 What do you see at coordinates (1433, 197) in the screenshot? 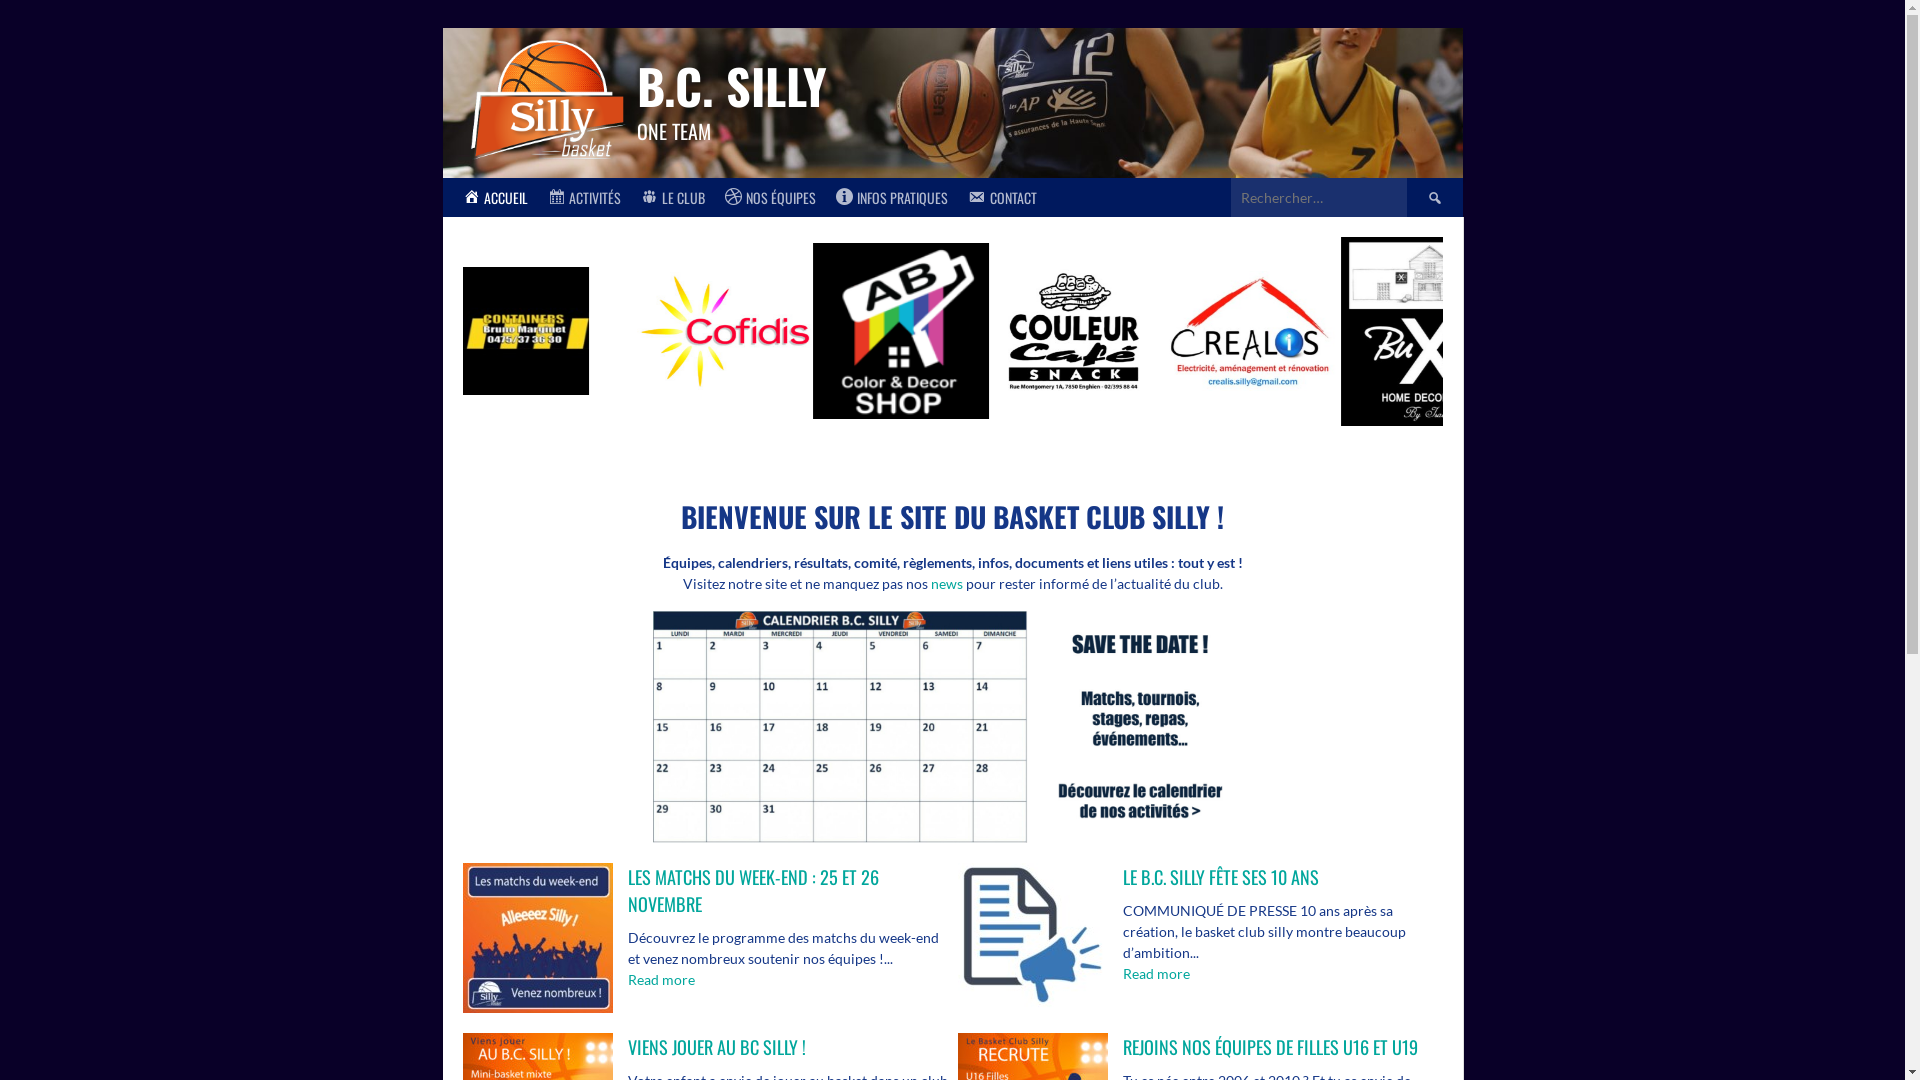
I see `'Rechercher'` at bounding box center [1433, 197].